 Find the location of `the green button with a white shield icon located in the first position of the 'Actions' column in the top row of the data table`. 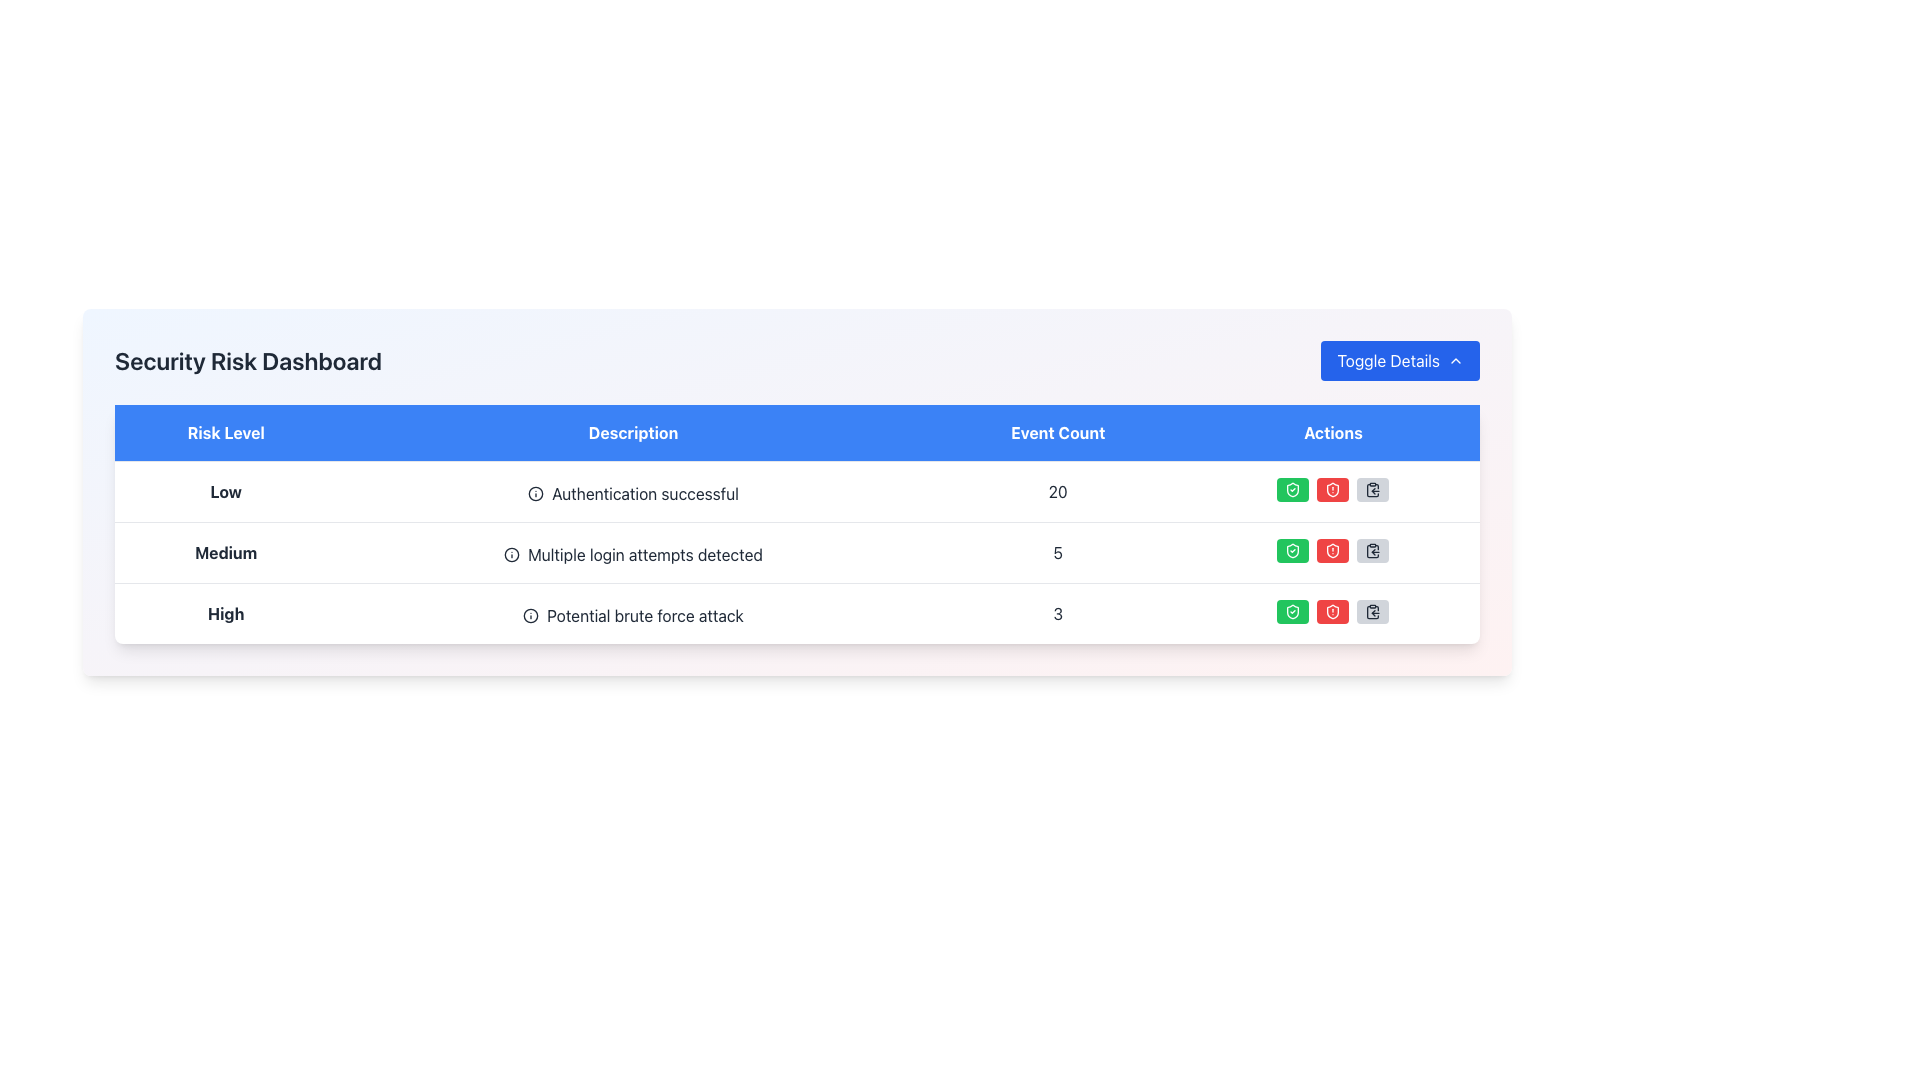

the green button with a white shield icon located in the first position of the 'Actions' column in the top row of the data table is located at coordinates (1293, 489).